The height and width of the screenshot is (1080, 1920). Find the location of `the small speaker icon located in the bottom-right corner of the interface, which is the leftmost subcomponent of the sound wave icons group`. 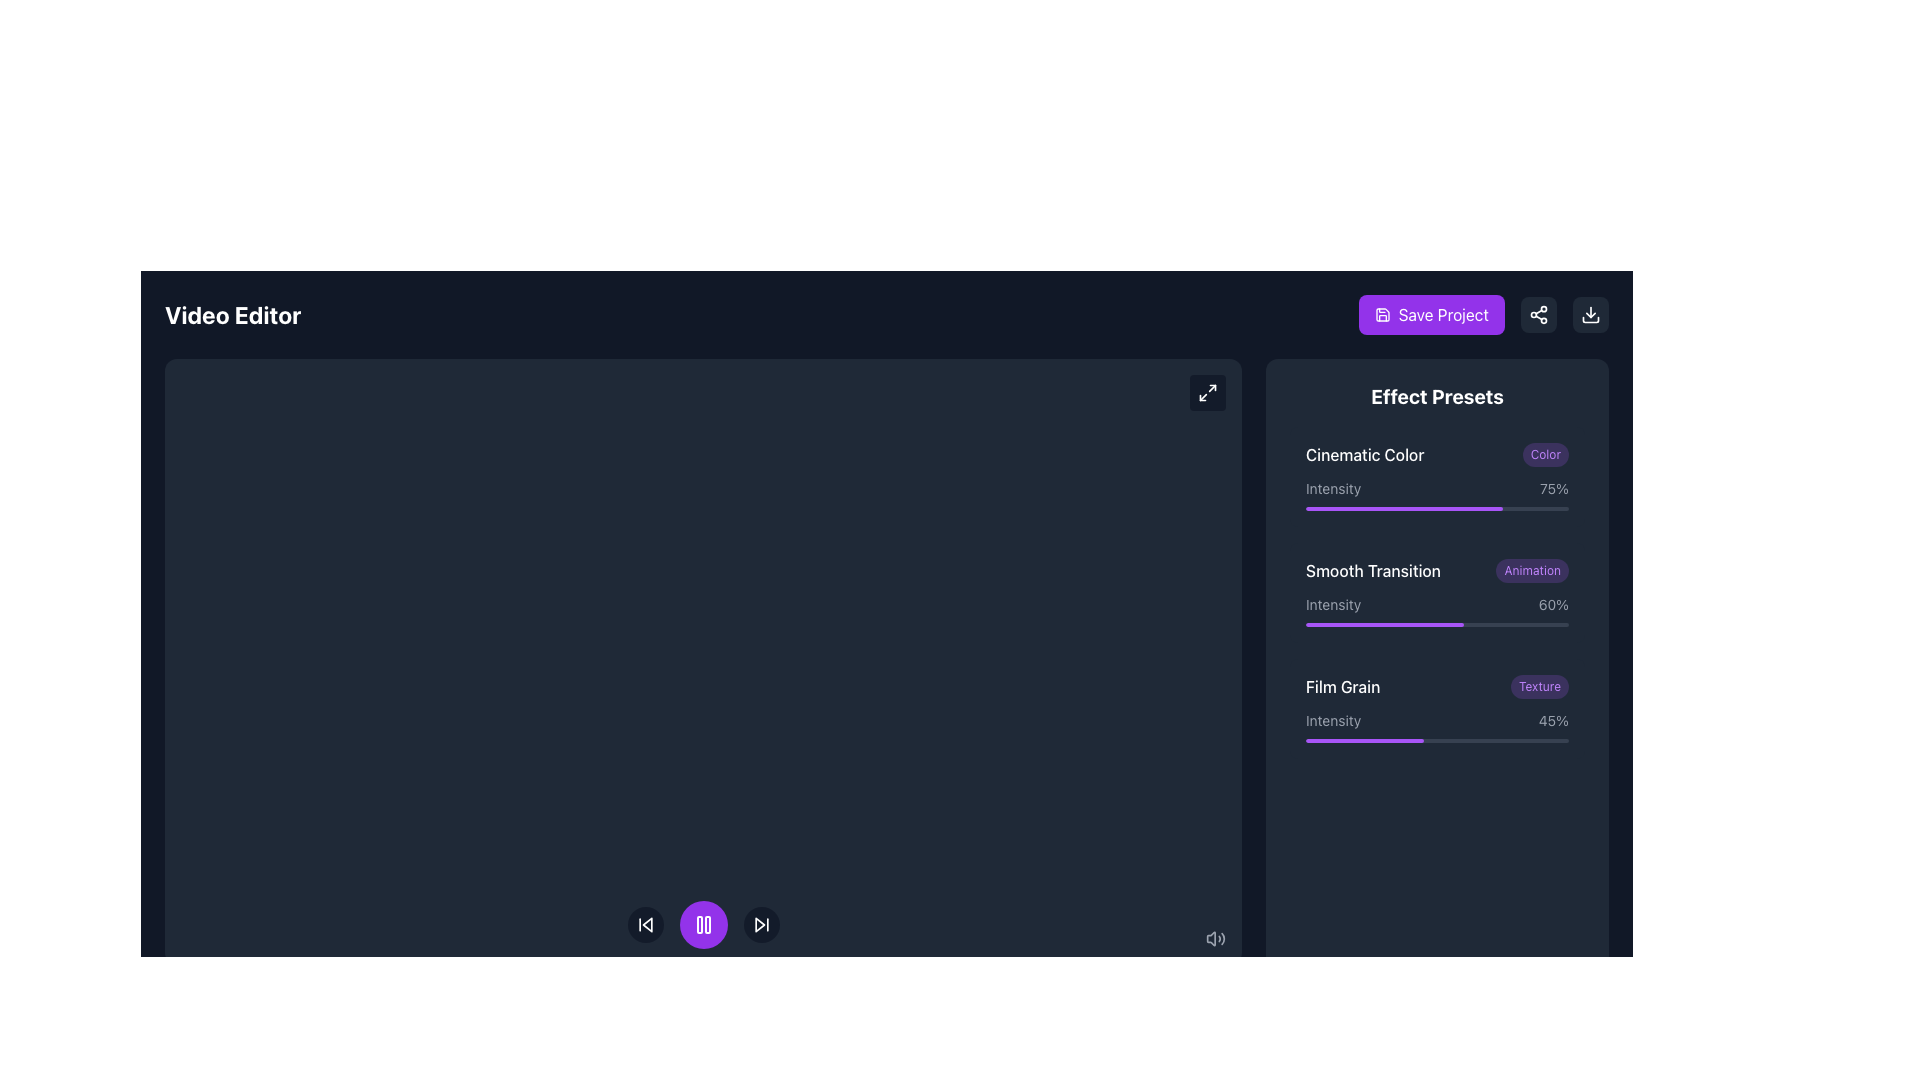

the small speaker icon located in the bottom-right corner of the interface, which is the leftmost subcomponent of the sound wave icons group is located at coordinates (1210, 938).